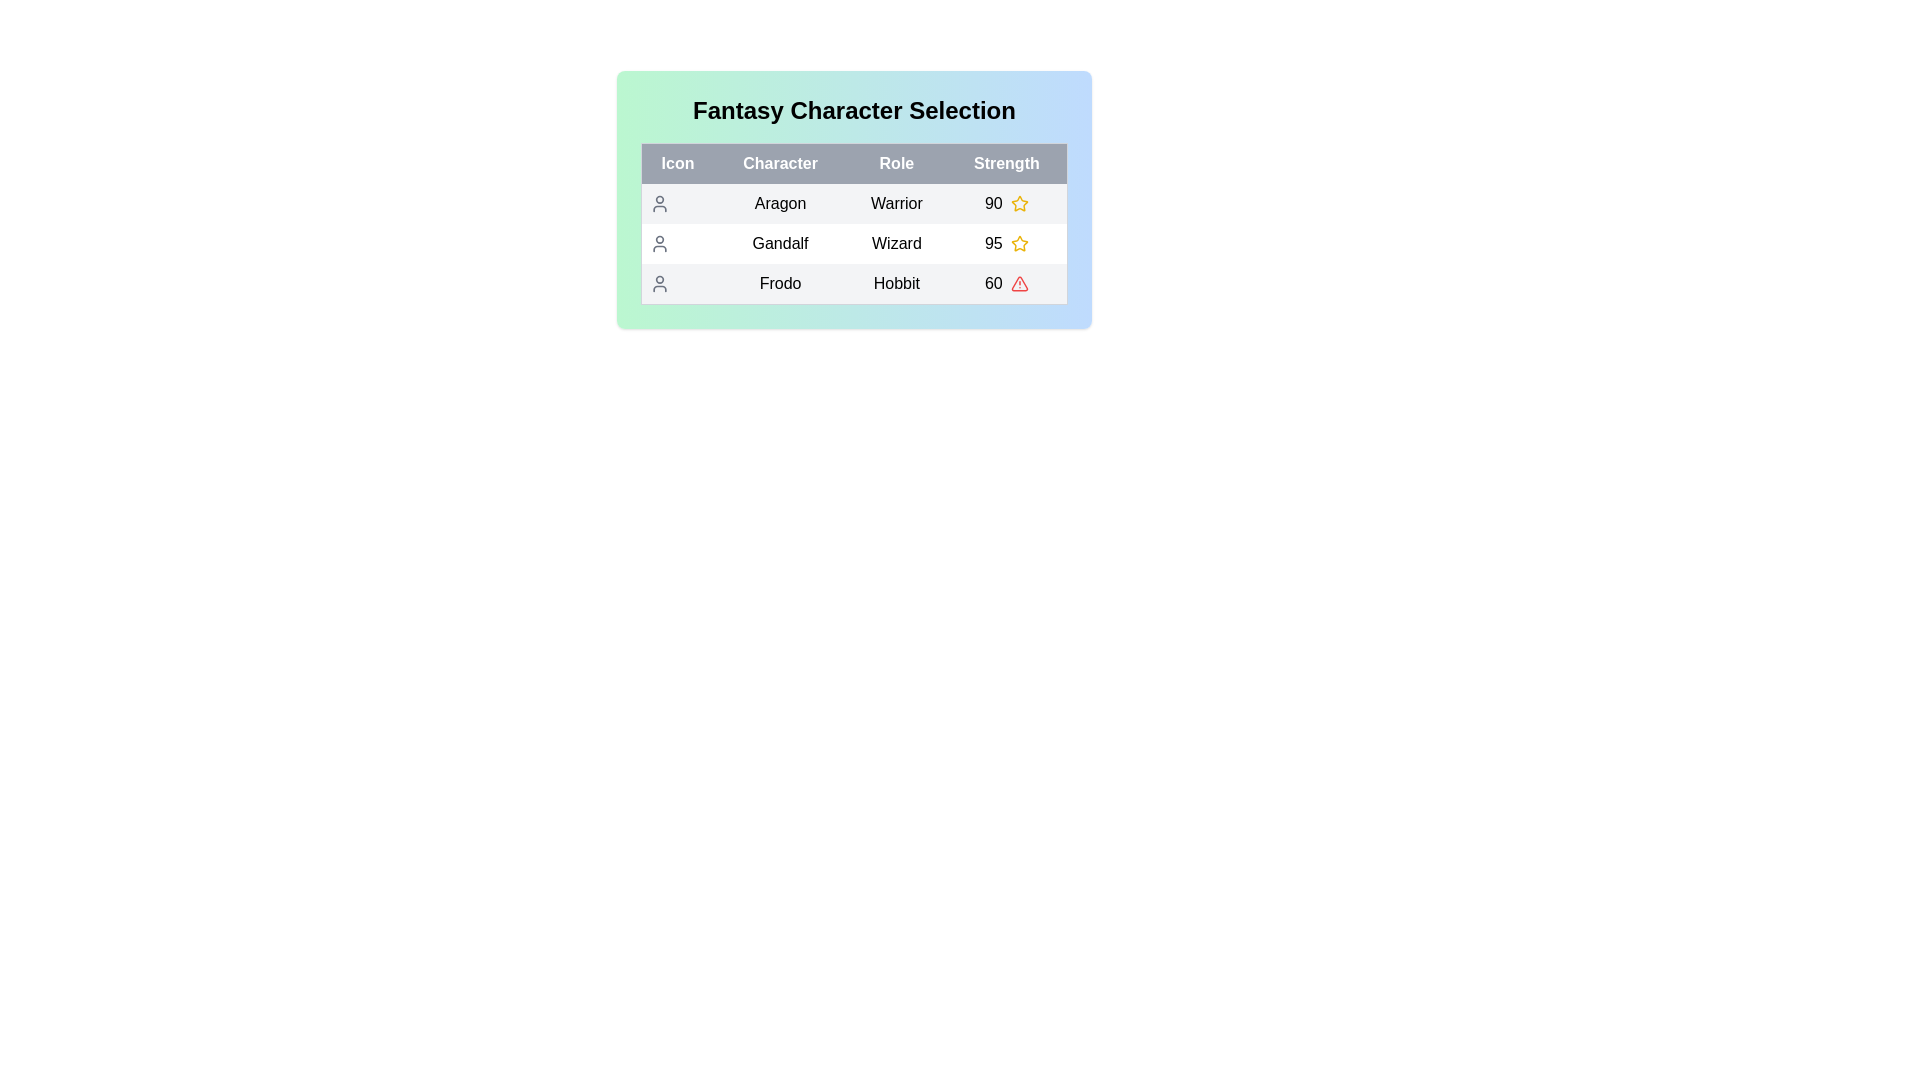 This screenshot has width=1920, height=1080. What do you see at coordinates (676, 163) in the screenshot?
I see `the header cell labeled 'Icon' to sort or filter the table based on that column` at bounding box center [676, 163].